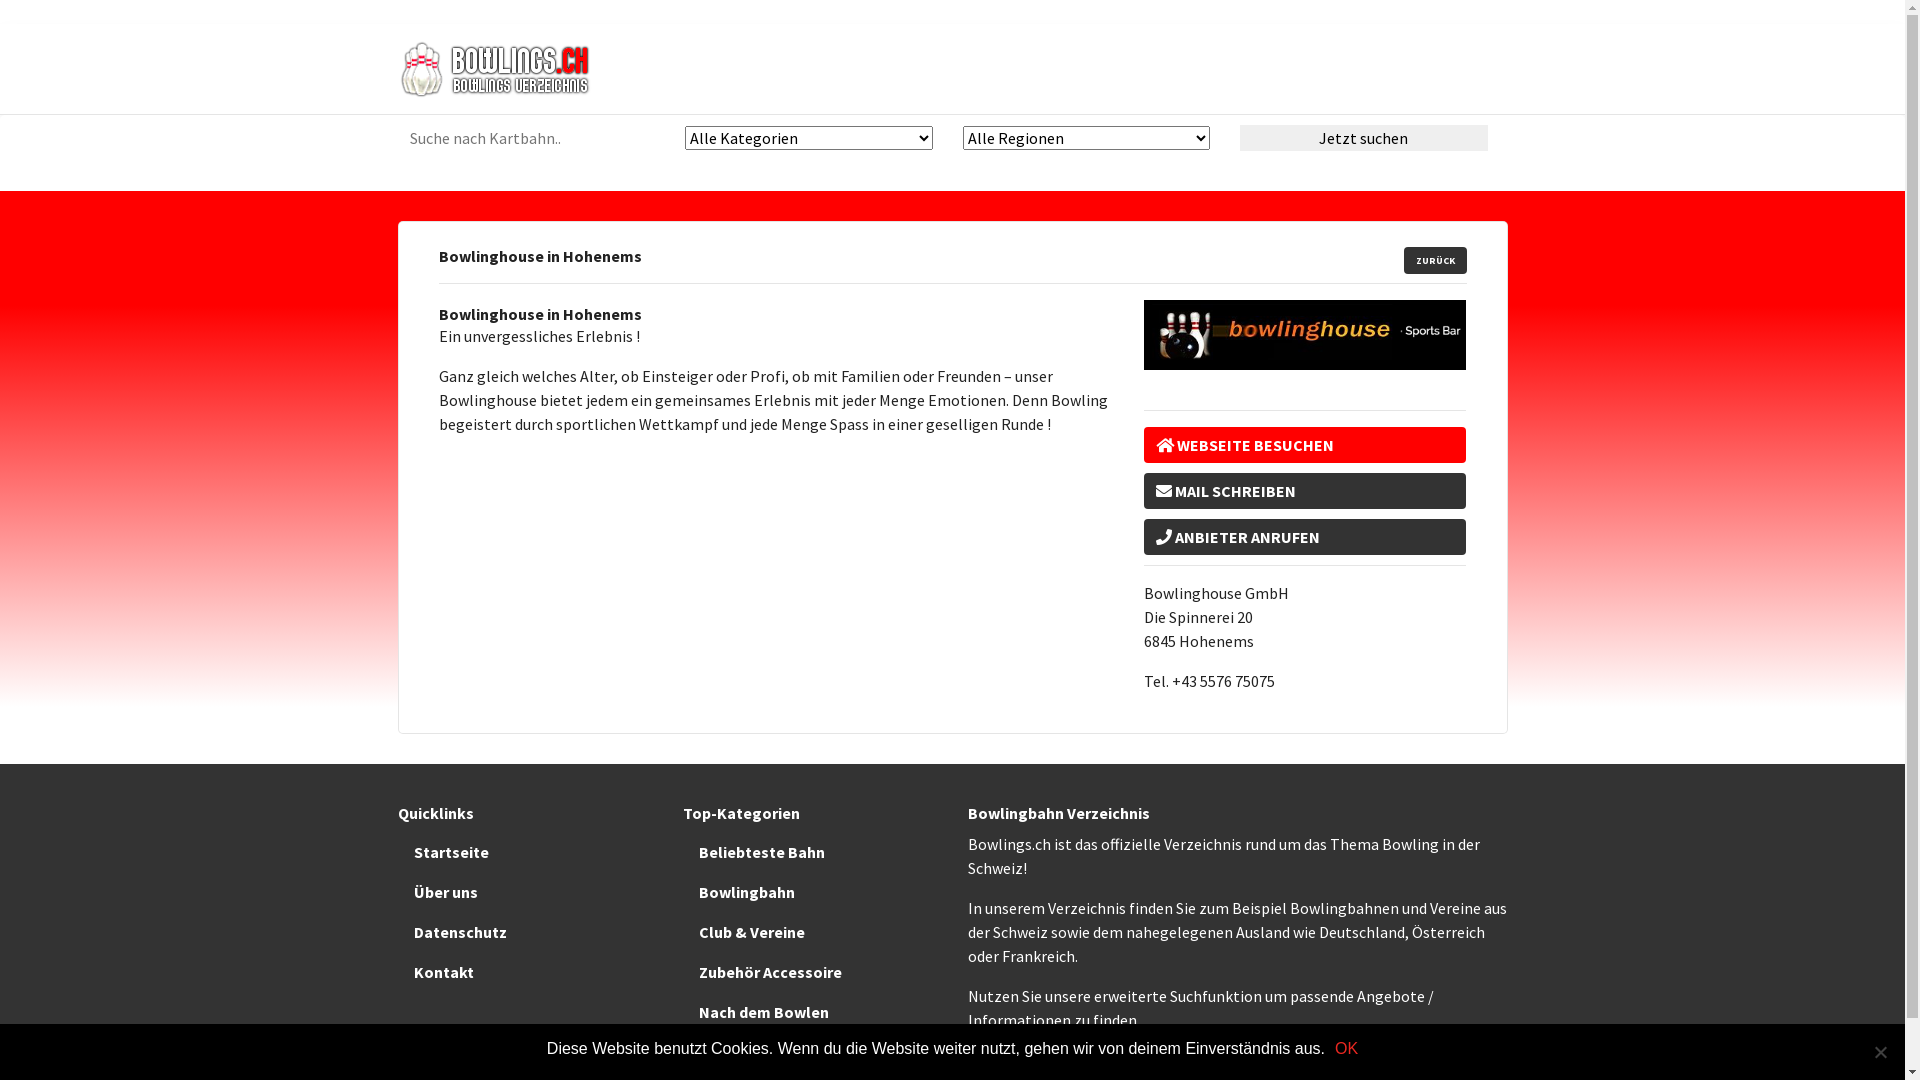 This screenshot has height=1080, width=1920. What do you see at coordinates (1305, 490) in the screenshot?
I see `'MAIL SCHREIBEN'` at bounding box center [1305, 490].